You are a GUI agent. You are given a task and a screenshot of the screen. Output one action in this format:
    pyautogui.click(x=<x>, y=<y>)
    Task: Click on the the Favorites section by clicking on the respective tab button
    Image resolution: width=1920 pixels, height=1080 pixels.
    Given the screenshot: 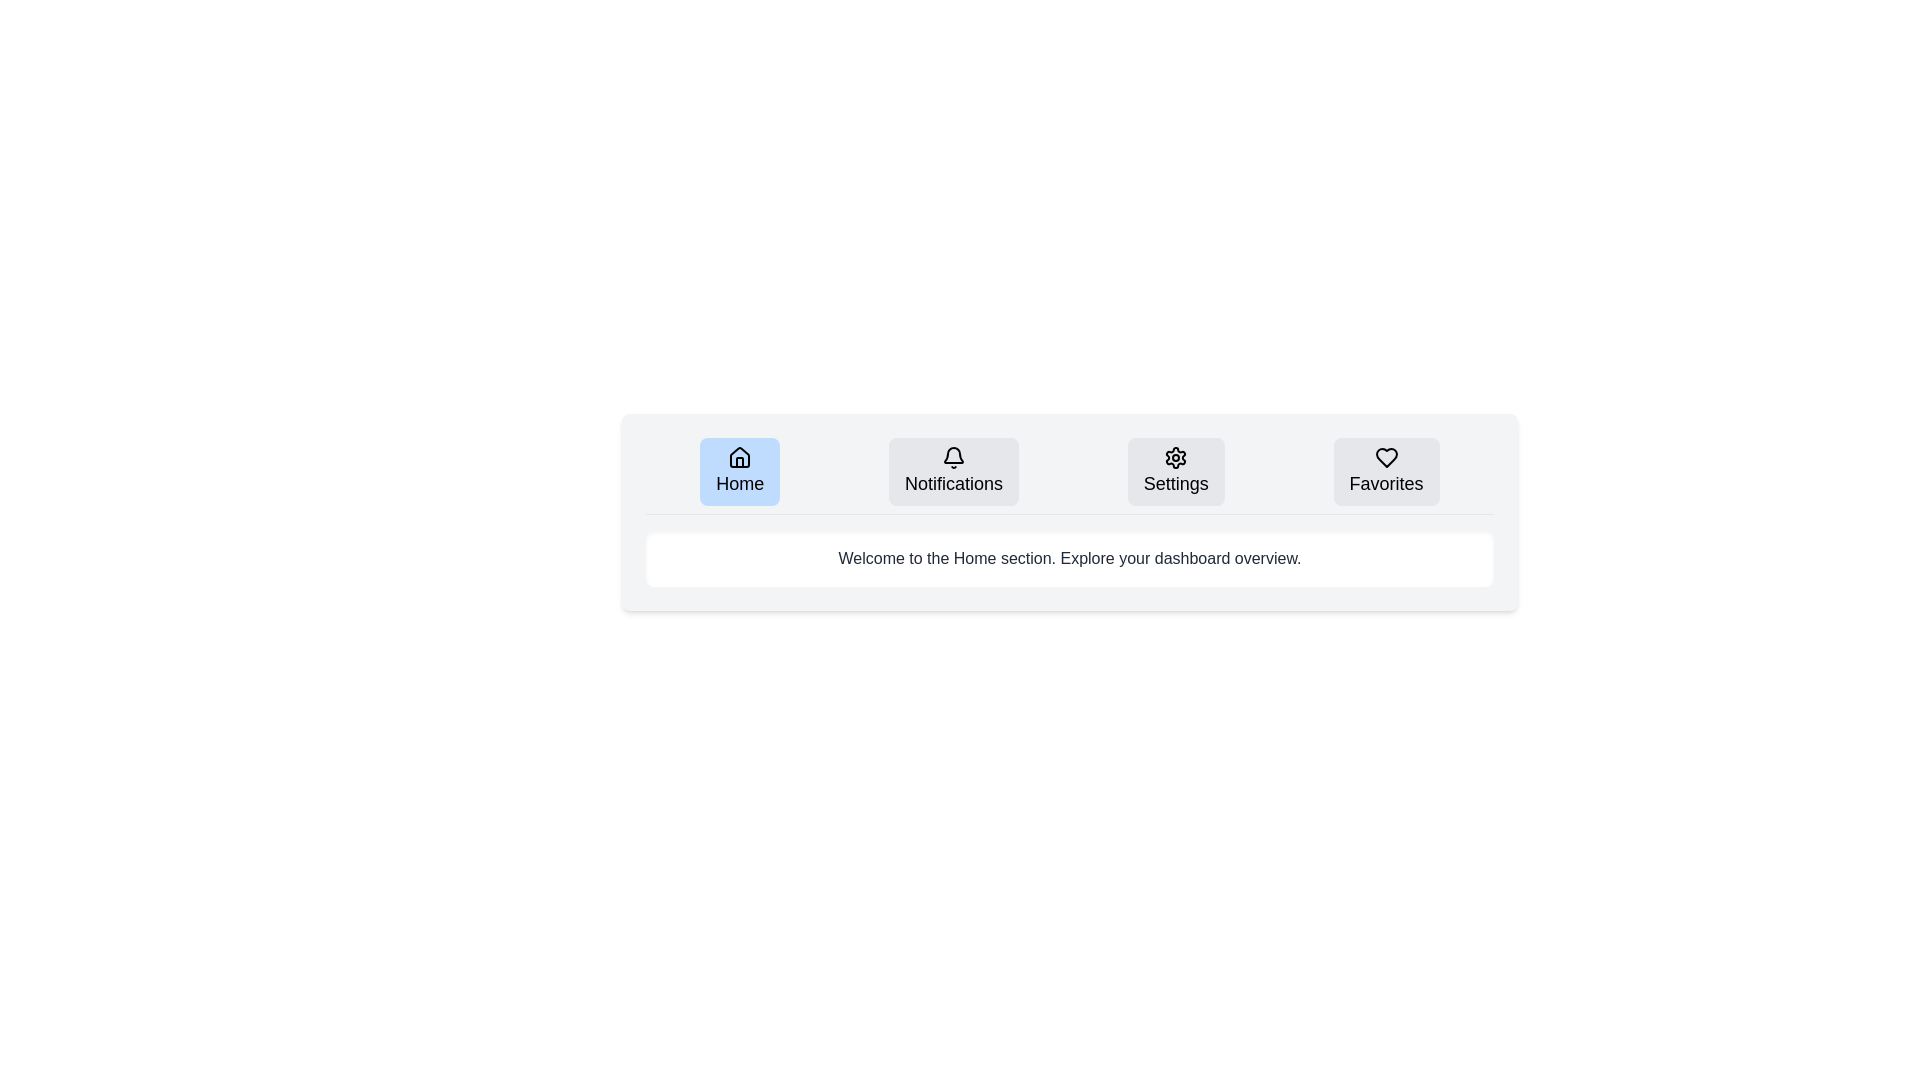 What is the action you would take?
    pyautogui.click(x=1385, y=471)
    